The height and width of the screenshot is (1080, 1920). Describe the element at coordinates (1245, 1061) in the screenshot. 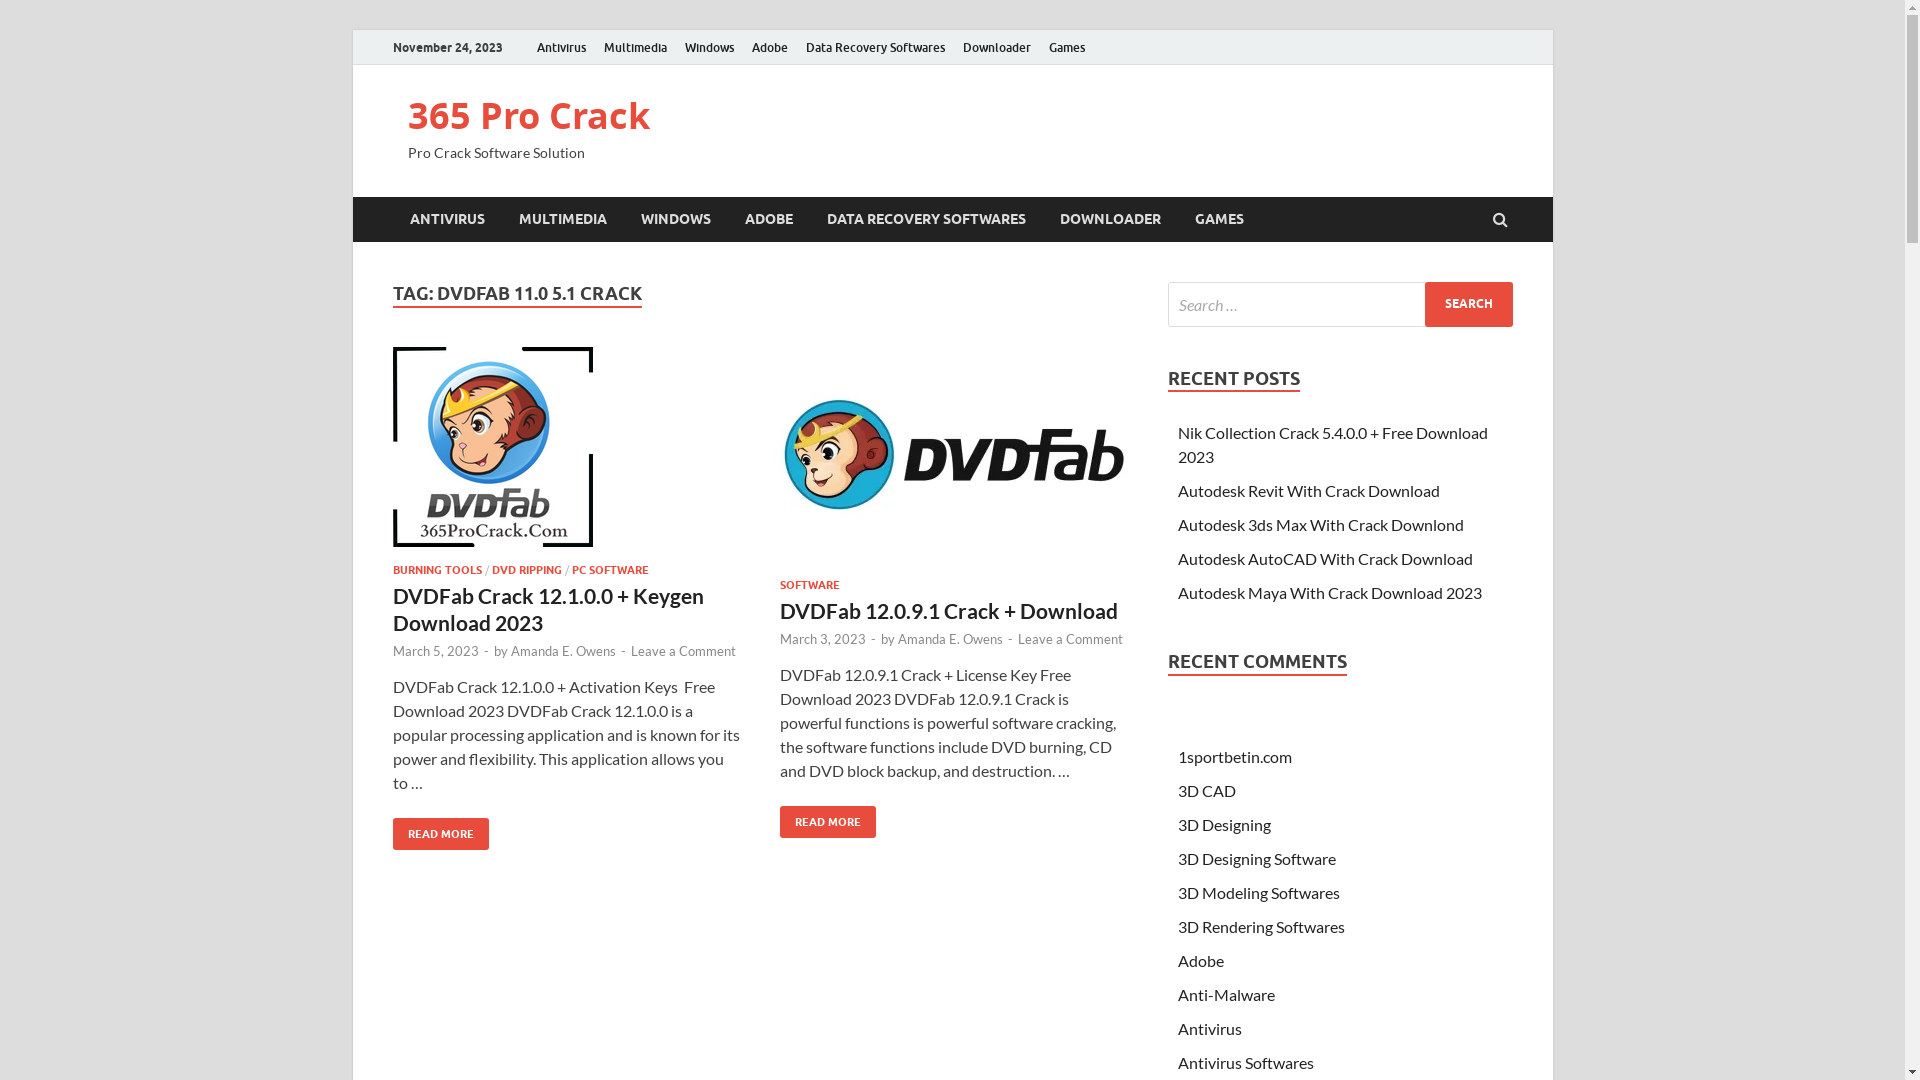

I see `'Antivirus Softwares'` at that location.